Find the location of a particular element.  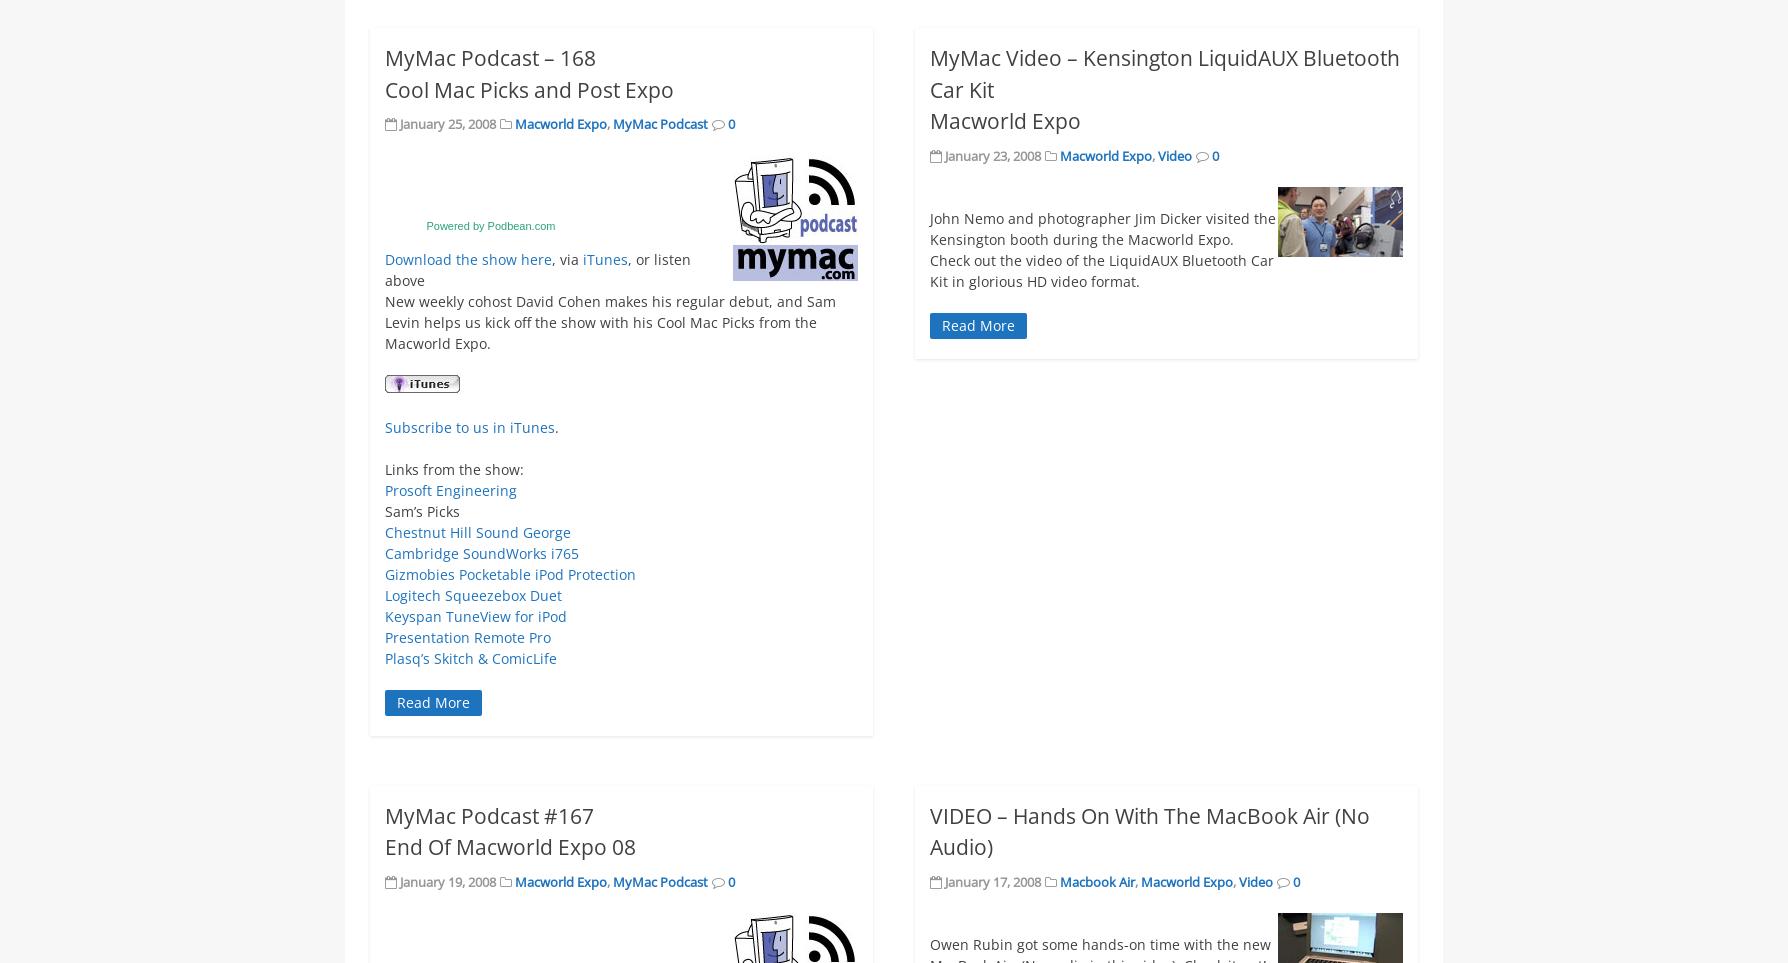

'Prosoft Engineering' is located at coordinates (450, 489).